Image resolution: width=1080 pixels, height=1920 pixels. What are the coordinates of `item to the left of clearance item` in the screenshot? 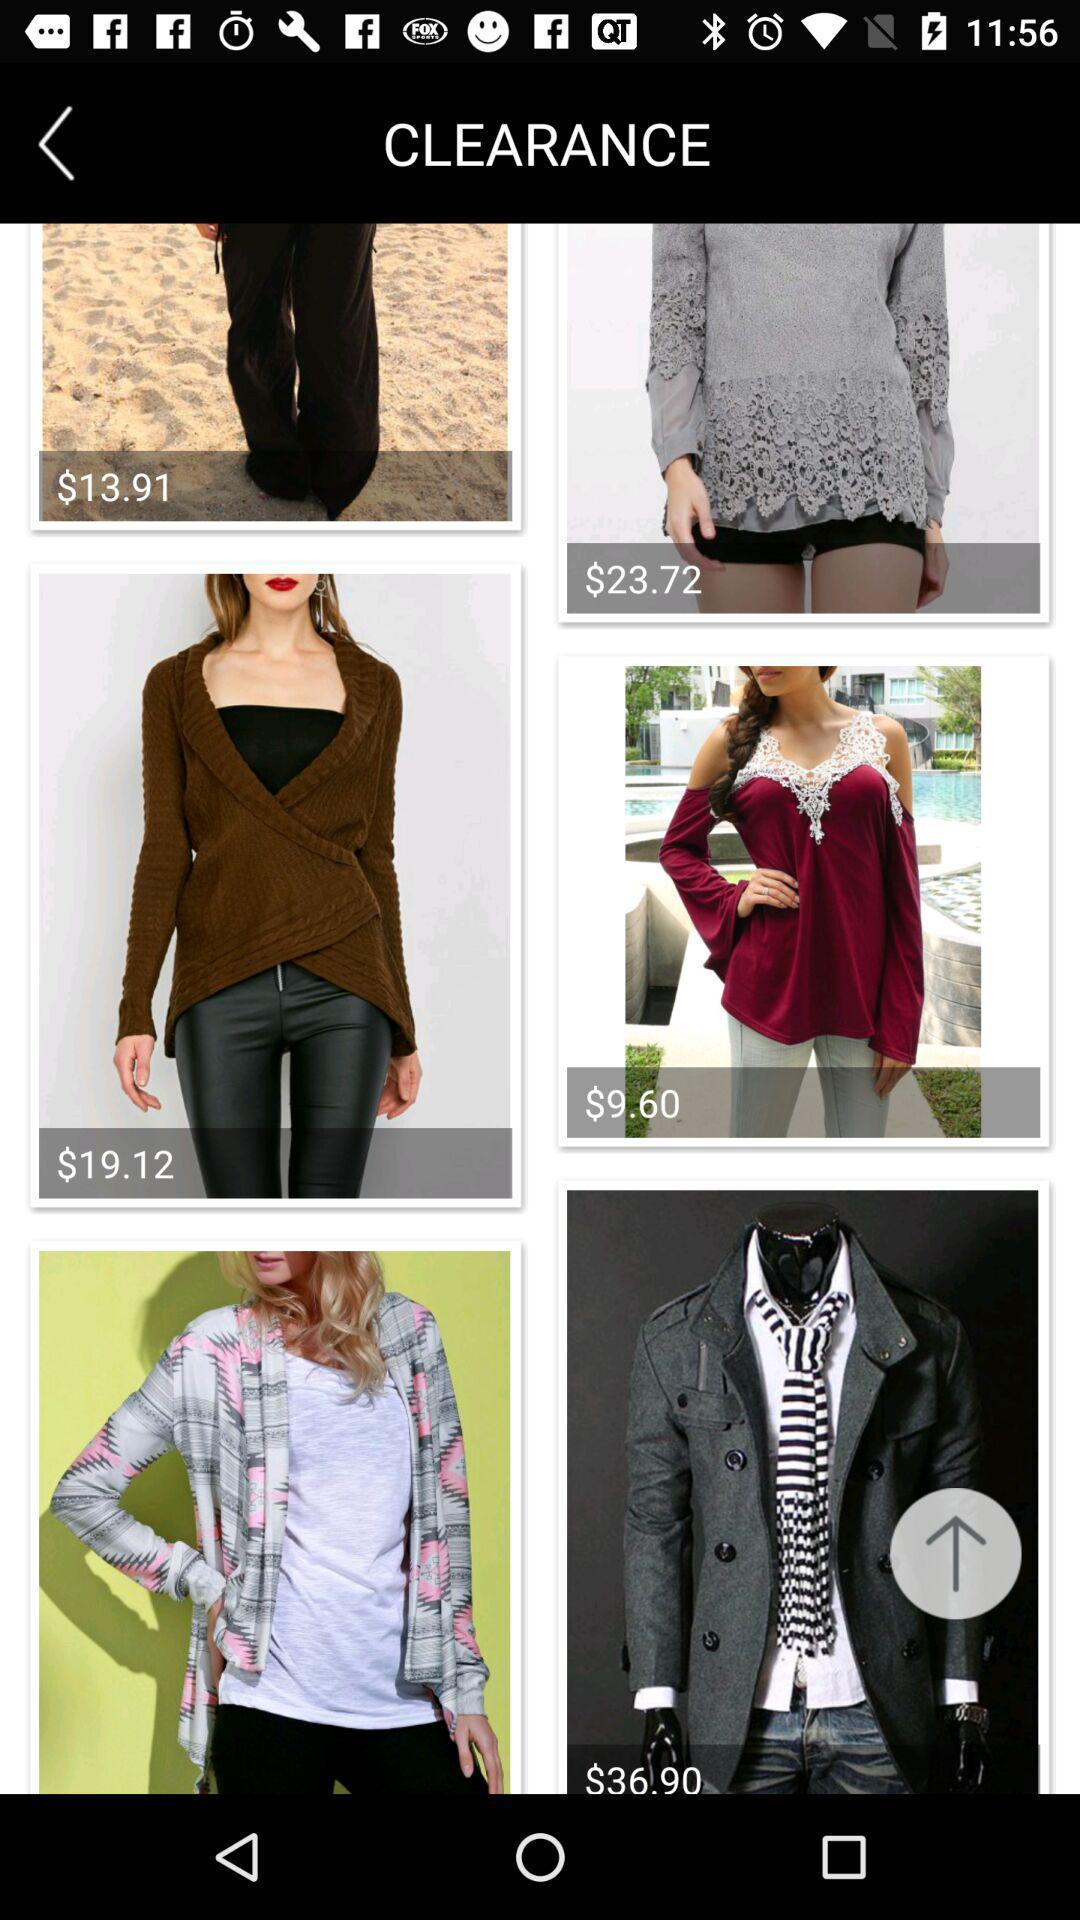 It's located at (55, 142).